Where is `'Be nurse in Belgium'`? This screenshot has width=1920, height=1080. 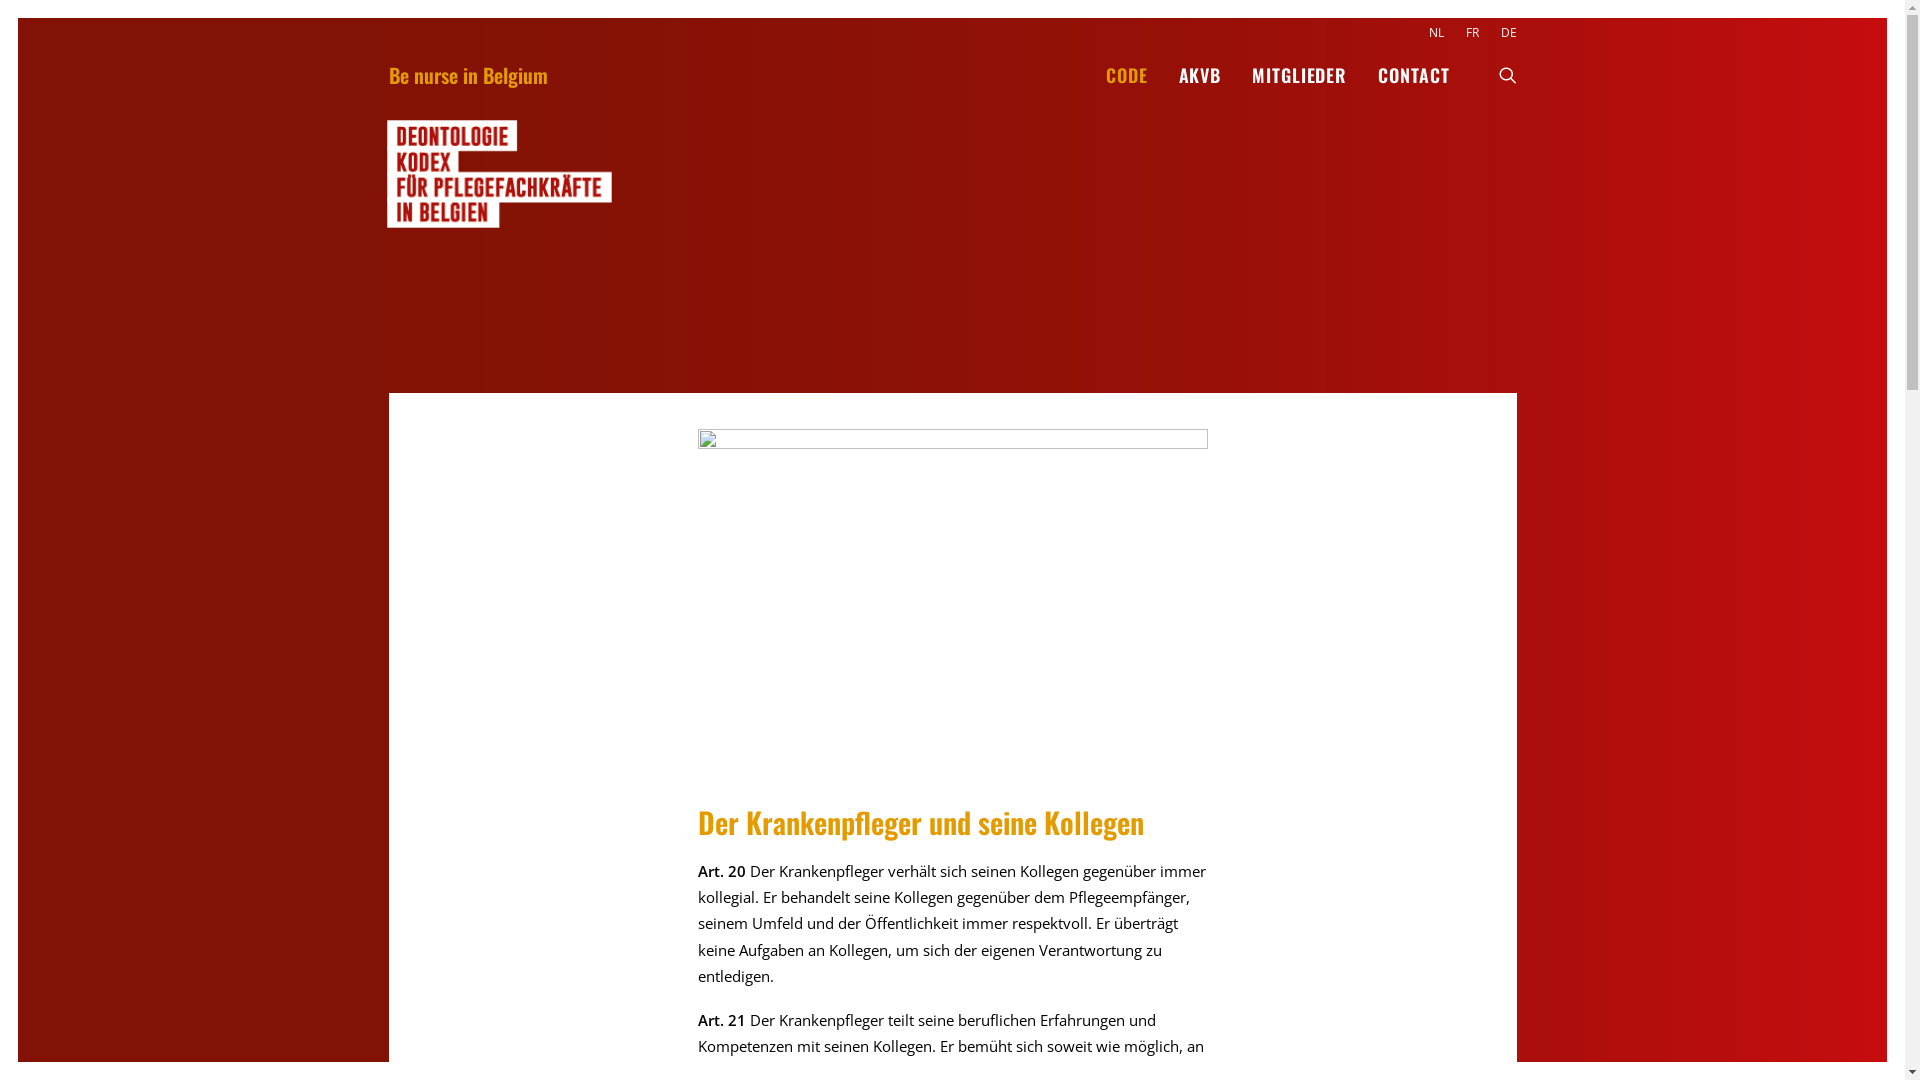 'Be nurse in Belgium' is located at coordinates (466, 73).